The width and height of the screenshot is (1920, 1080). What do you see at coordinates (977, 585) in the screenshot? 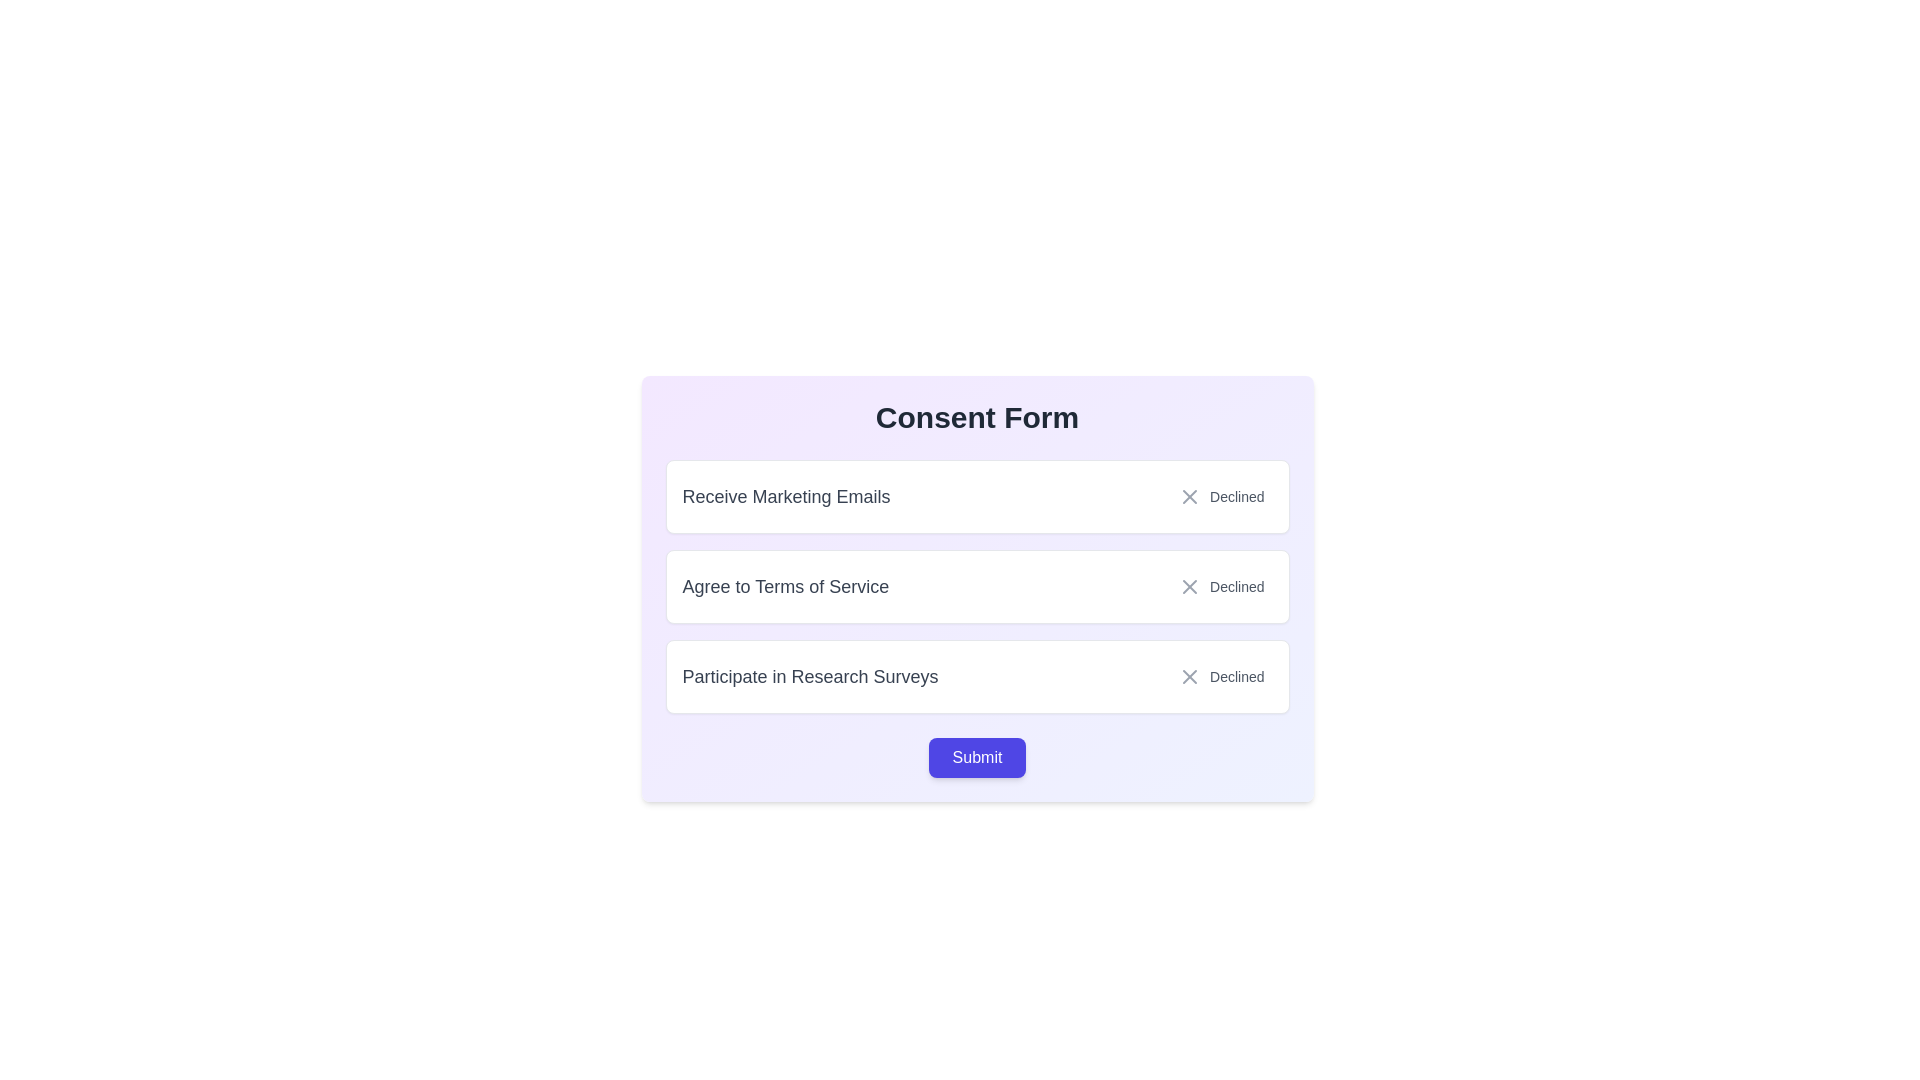
I see `the 'Agree to Terms of Service' element, which displays a status of 'Declined'` at bounding box center [977, 585].